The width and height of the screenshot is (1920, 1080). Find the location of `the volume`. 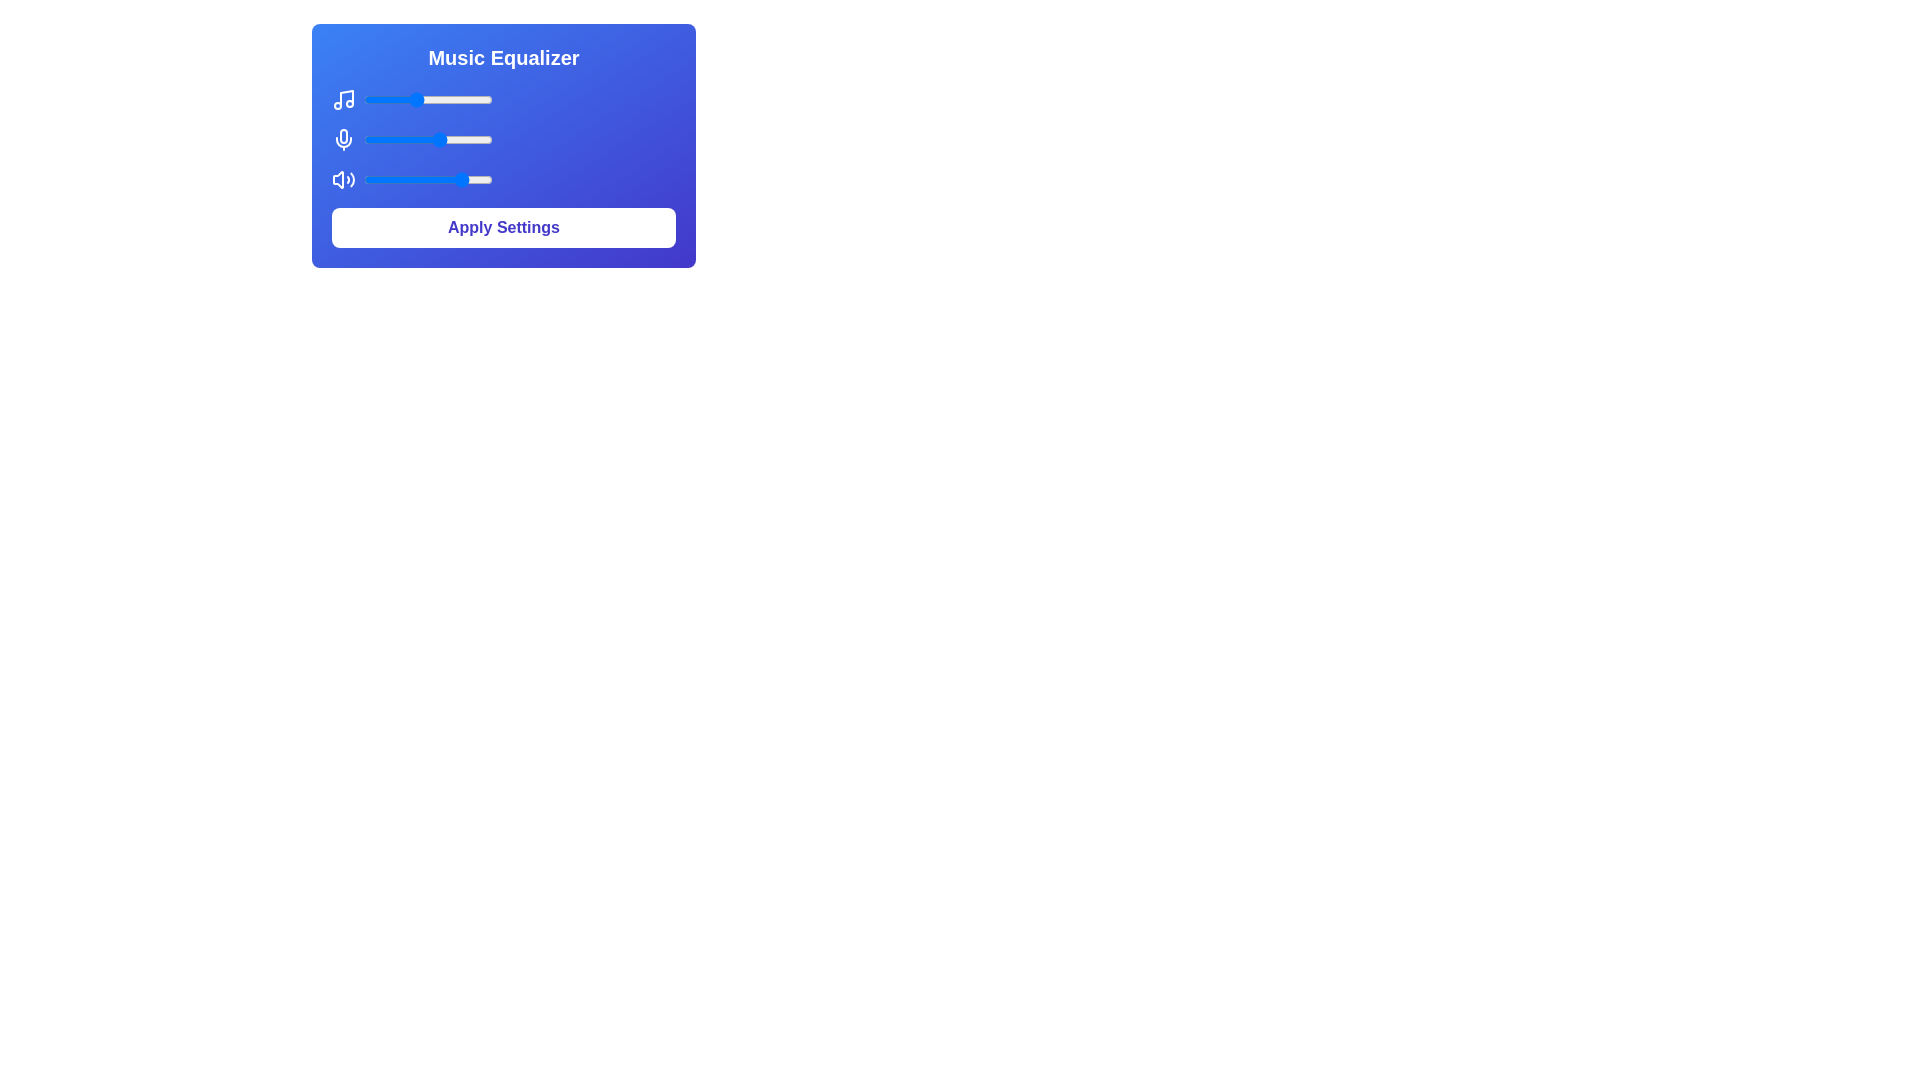

the volume is located at coordinates (454, 180).